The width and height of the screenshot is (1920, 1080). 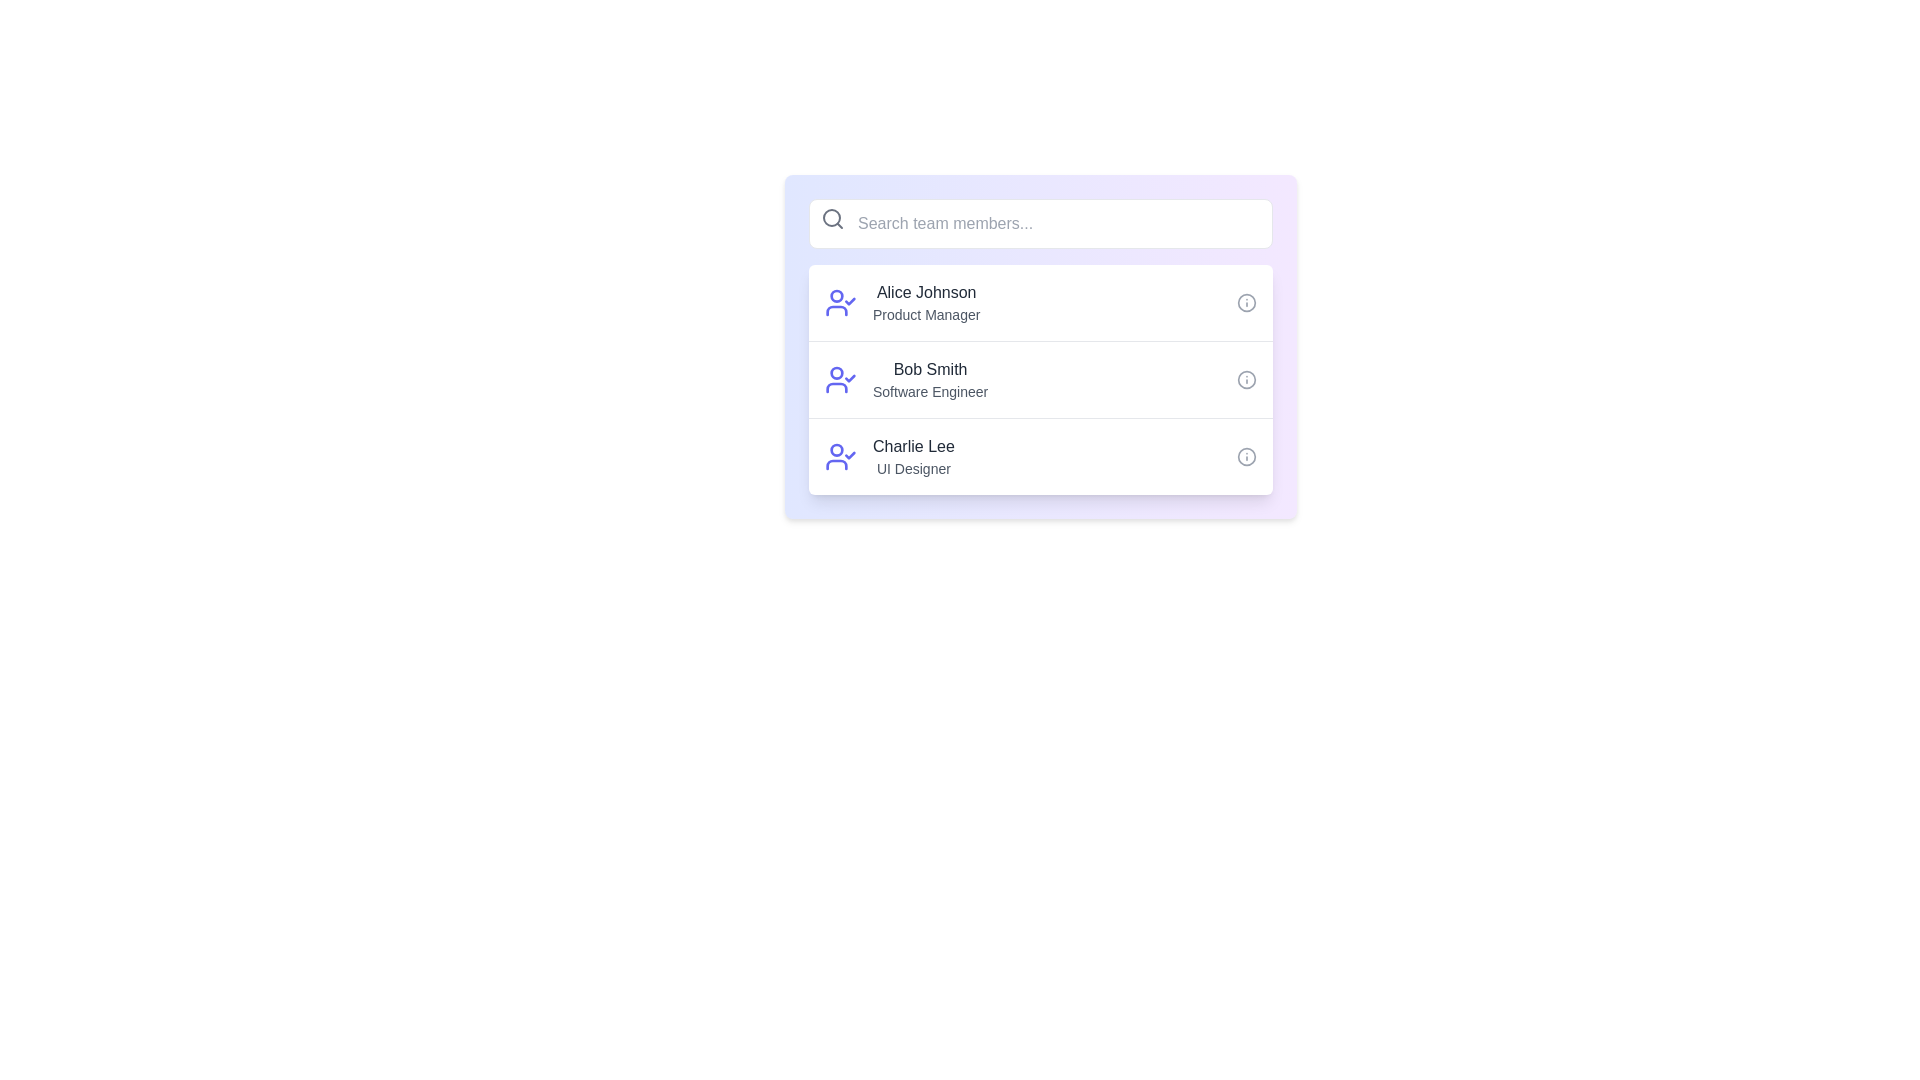 What do you see at coordinates (840, 456) in the screenshot?
I see `the SVG Icon that represents the user 'Charlie Lee' in the team member list, indicating an active status with a checkmark, located in the third list item` at bounding box center [840, 456].